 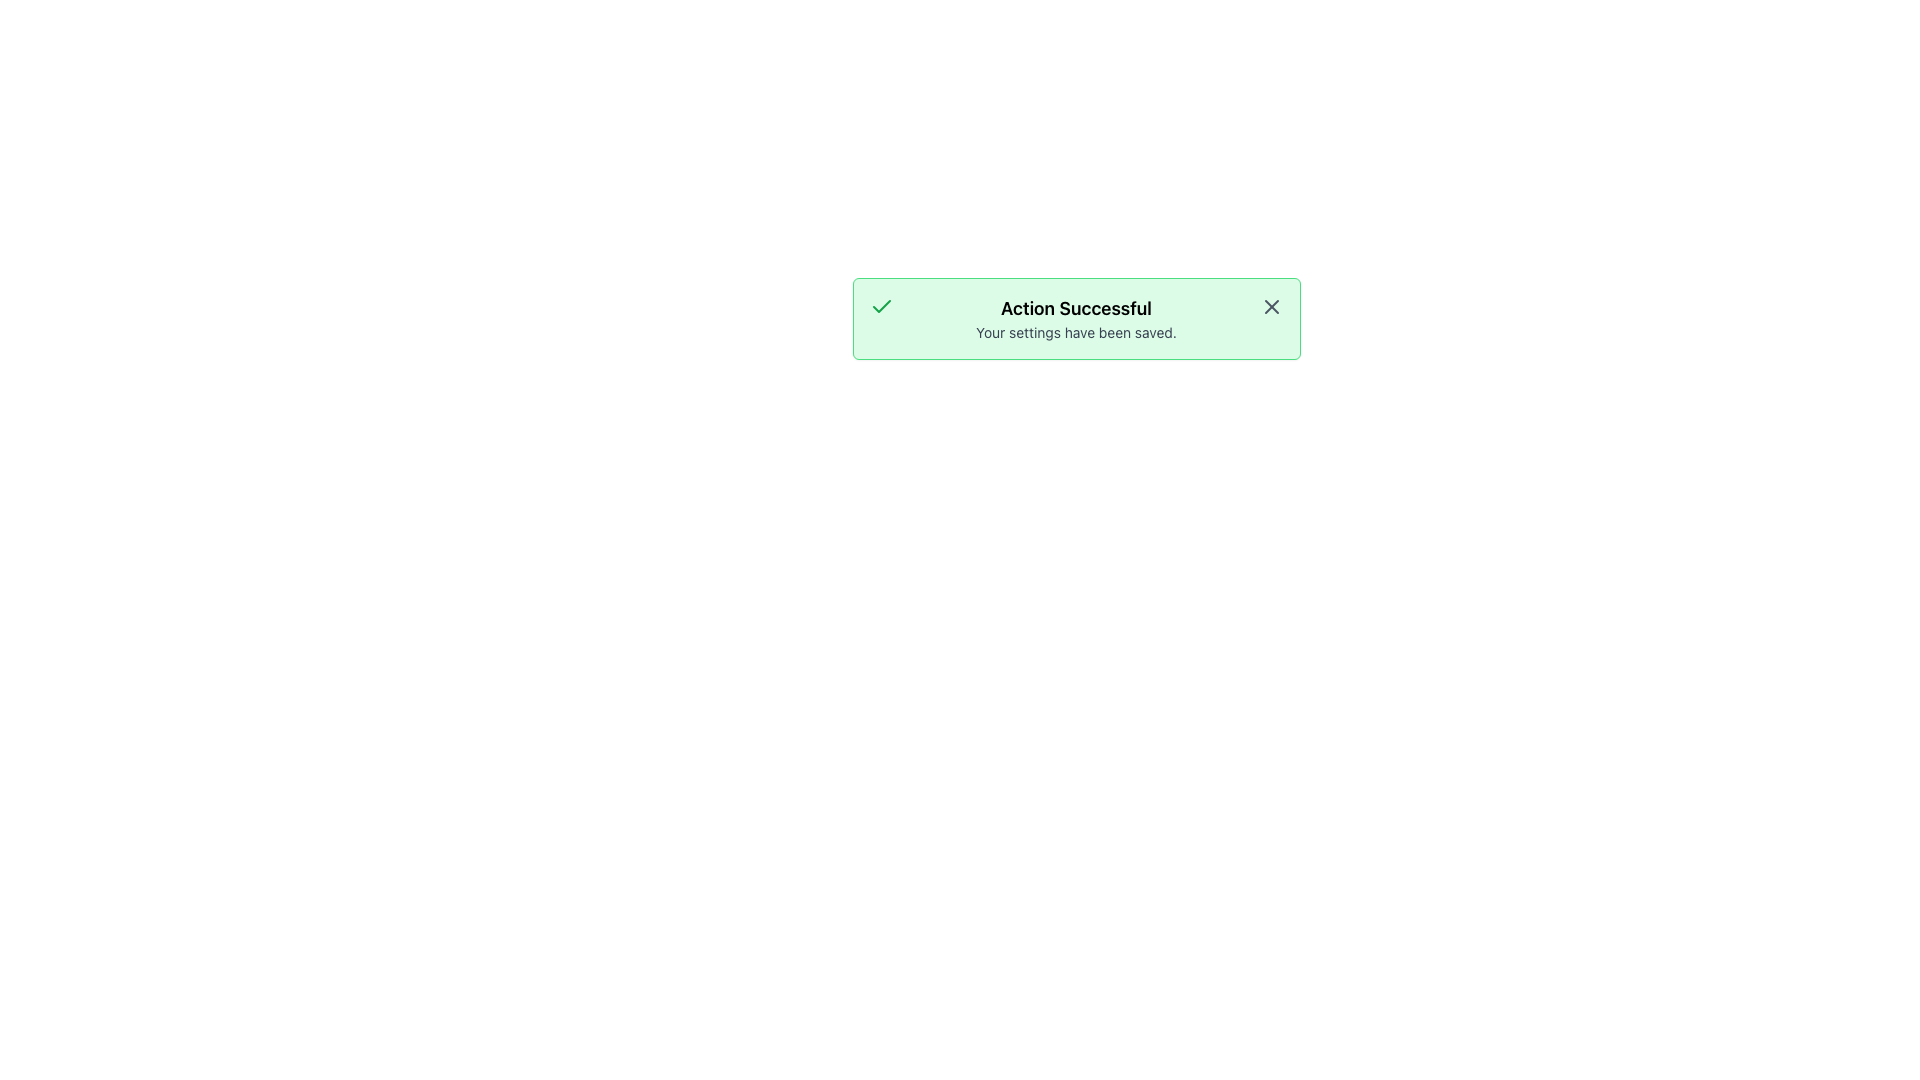 I want to click on the red 'X' close icon located in the top-right corner of the success notification box that displays 'Action Successful' and the message 'Your settings have been saved.', so click(x=1270, y=307).